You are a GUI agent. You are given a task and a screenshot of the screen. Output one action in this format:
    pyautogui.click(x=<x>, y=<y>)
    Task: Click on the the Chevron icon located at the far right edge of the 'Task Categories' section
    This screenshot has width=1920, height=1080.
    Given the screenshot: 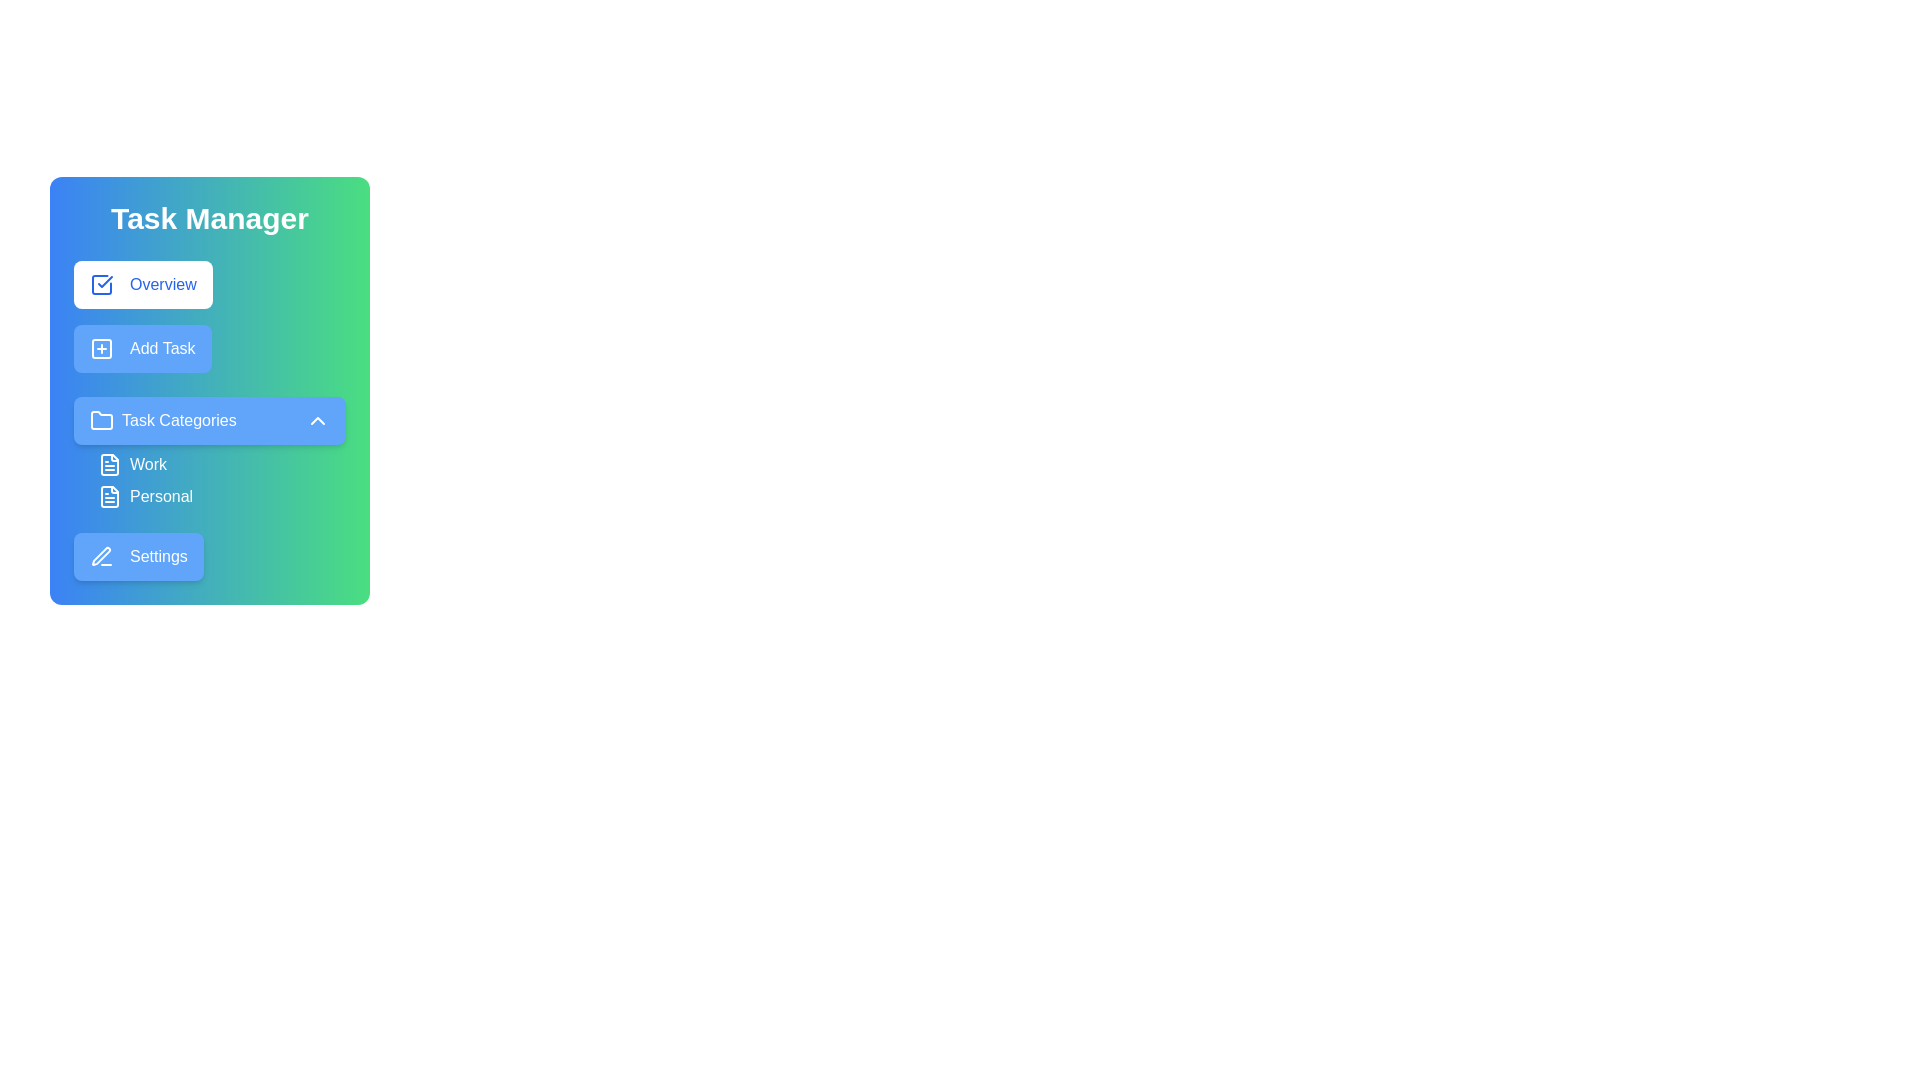 What is the action you would take?
    pyautogui.click(x=316, y=419)
    